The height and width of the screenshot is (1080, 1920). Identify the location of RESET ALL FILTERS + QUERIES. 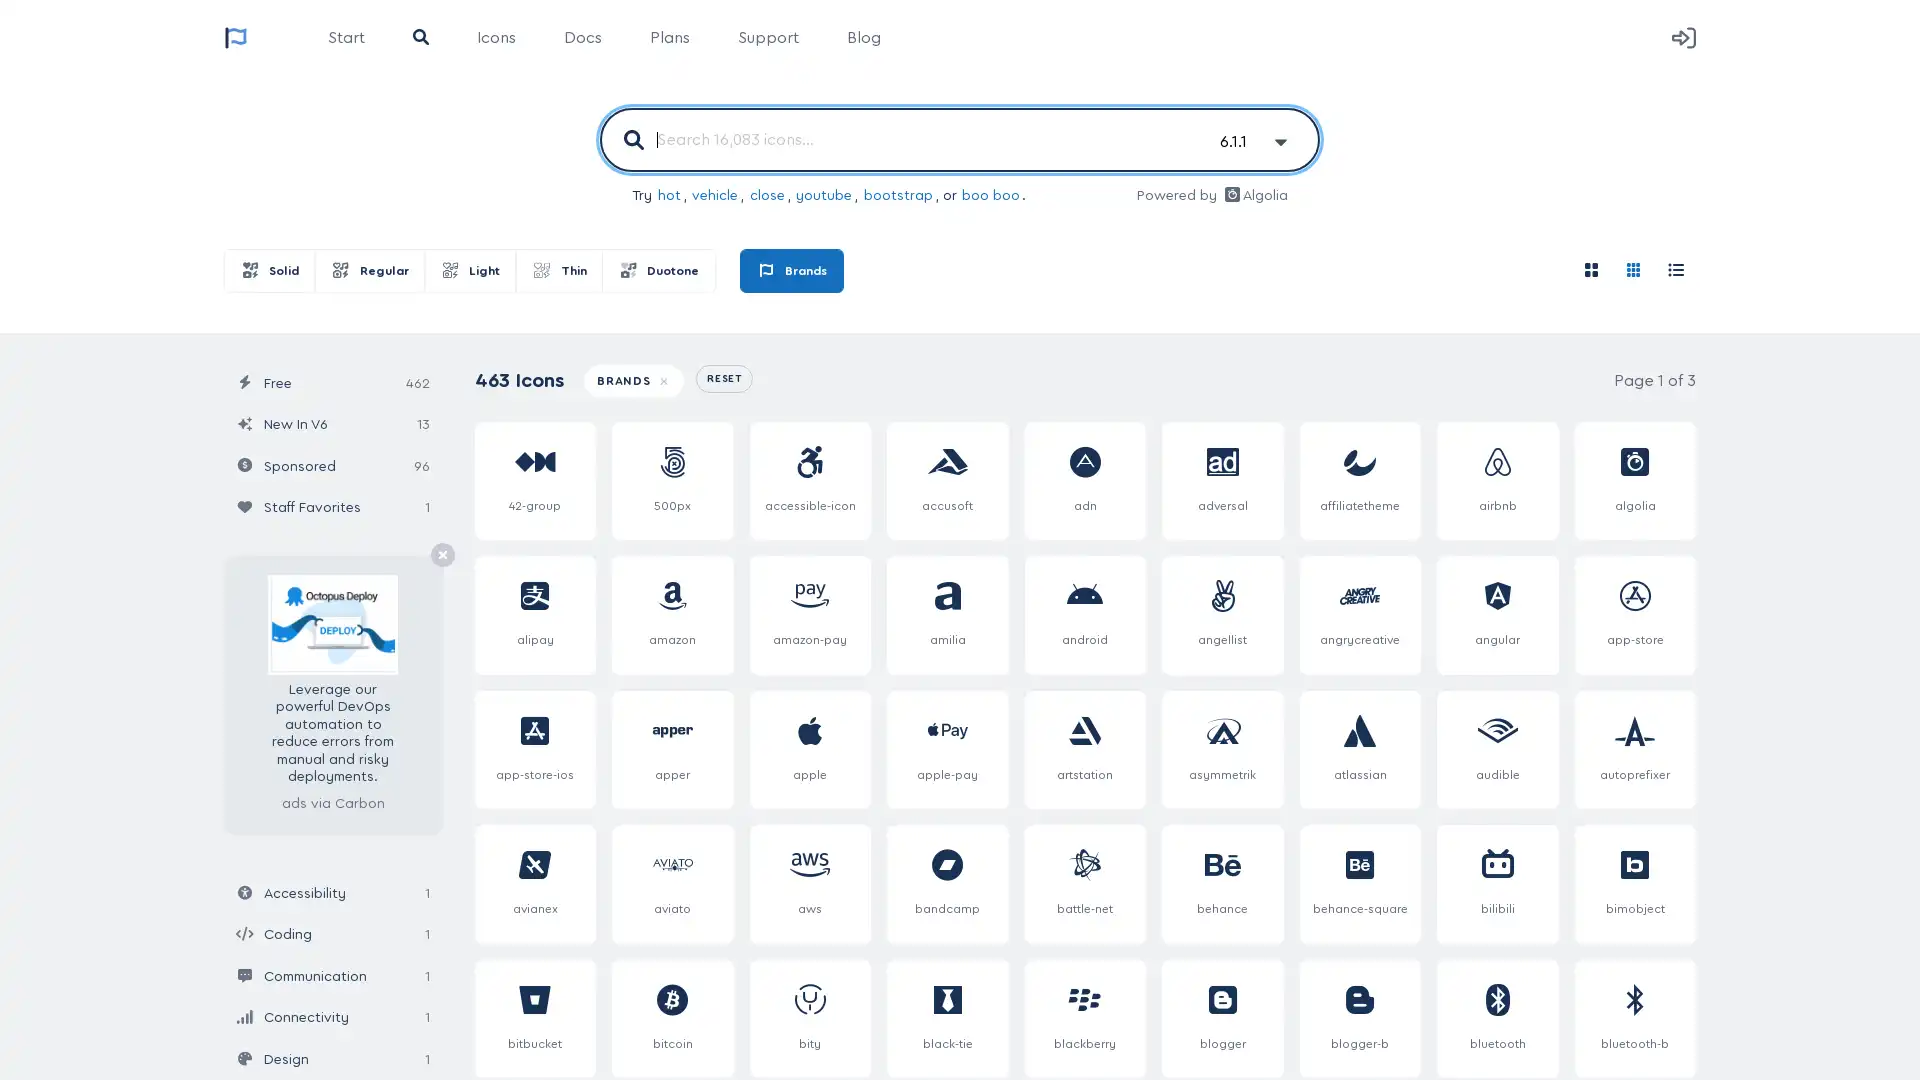
(728, 394).